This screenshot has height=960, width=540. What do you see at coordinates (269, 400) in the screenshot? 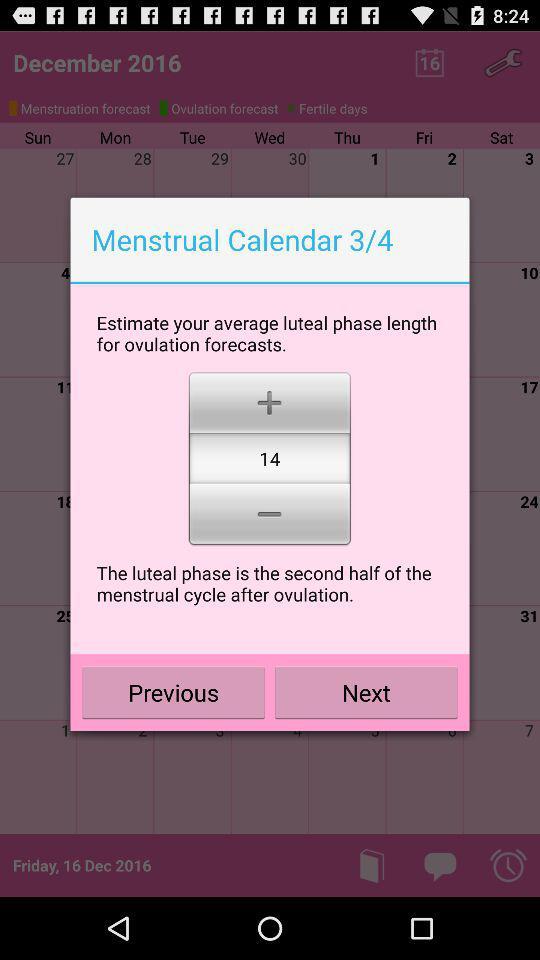
I see `click add value button` at bounding box center [269, 400].